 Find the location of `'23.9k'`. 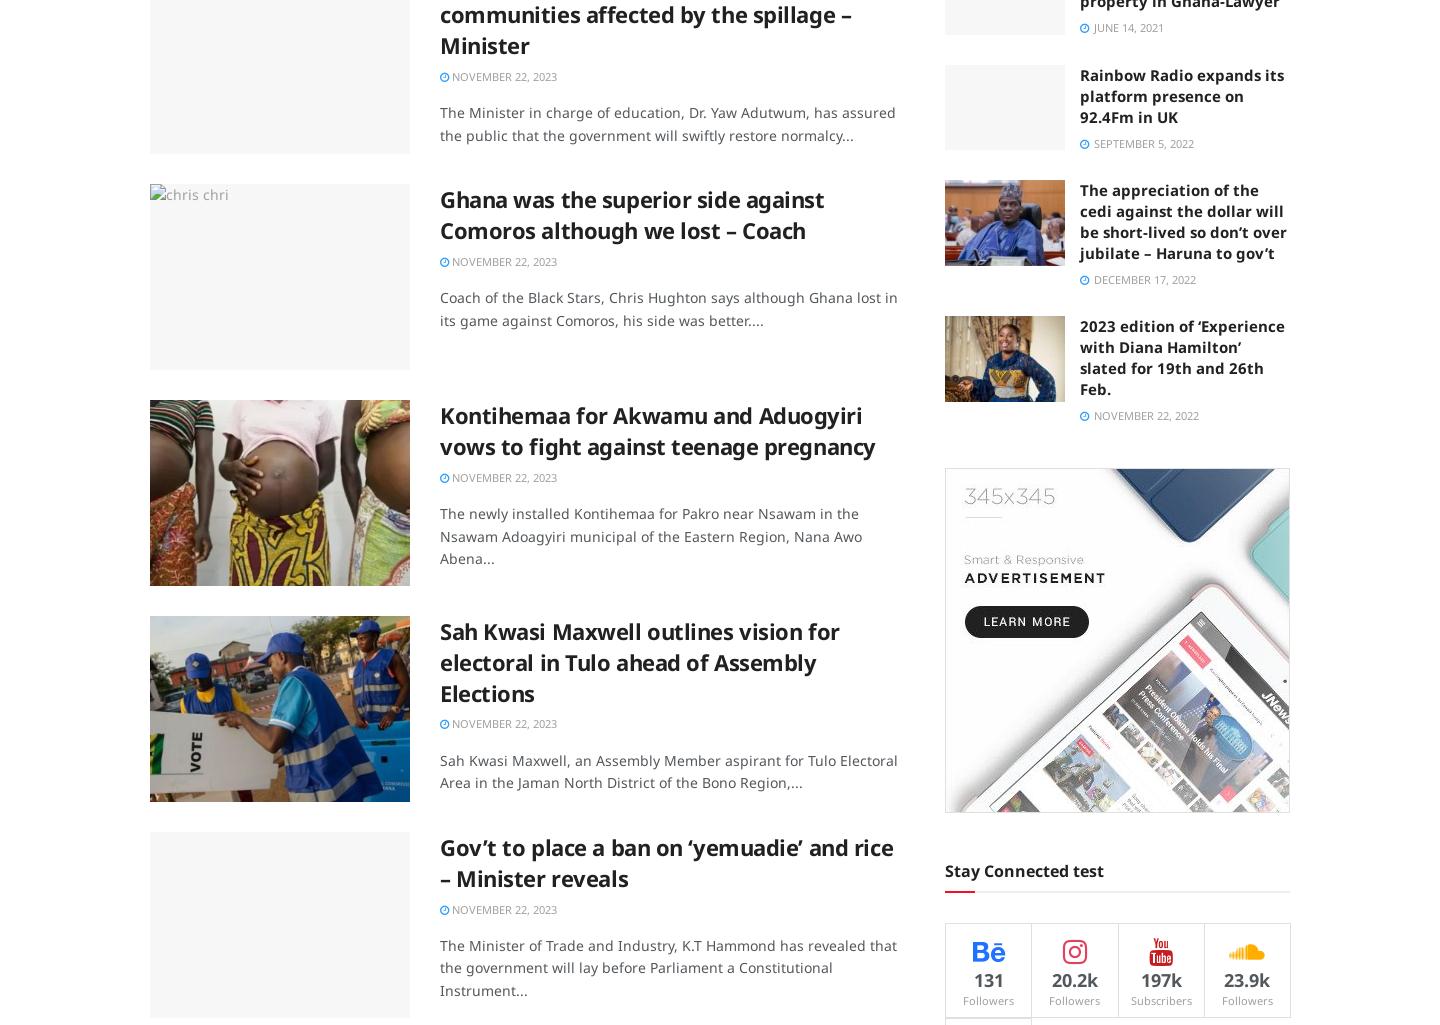

'23.9k' is located at coordinates (1246, 978).